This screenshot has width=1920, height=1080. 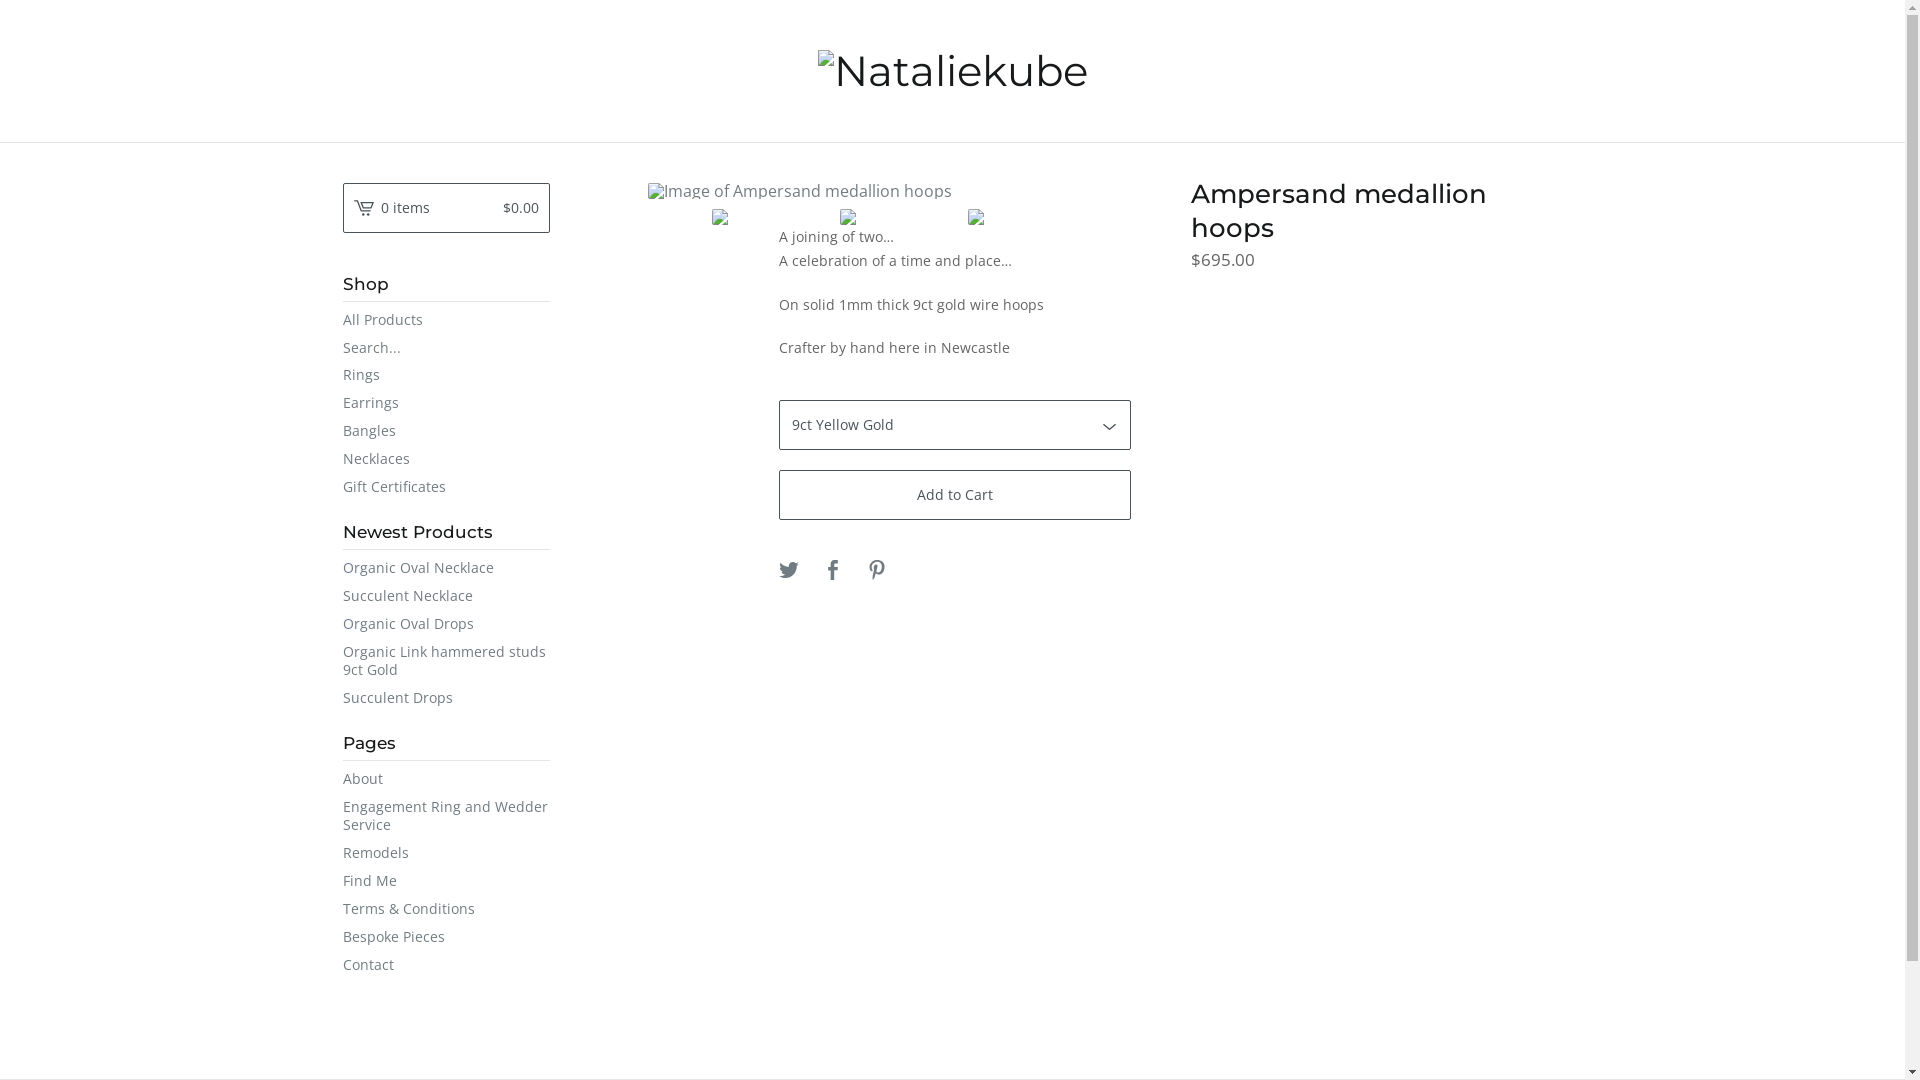 I want to click on 'Bespoke Pieces', so click(x=444, y=937).